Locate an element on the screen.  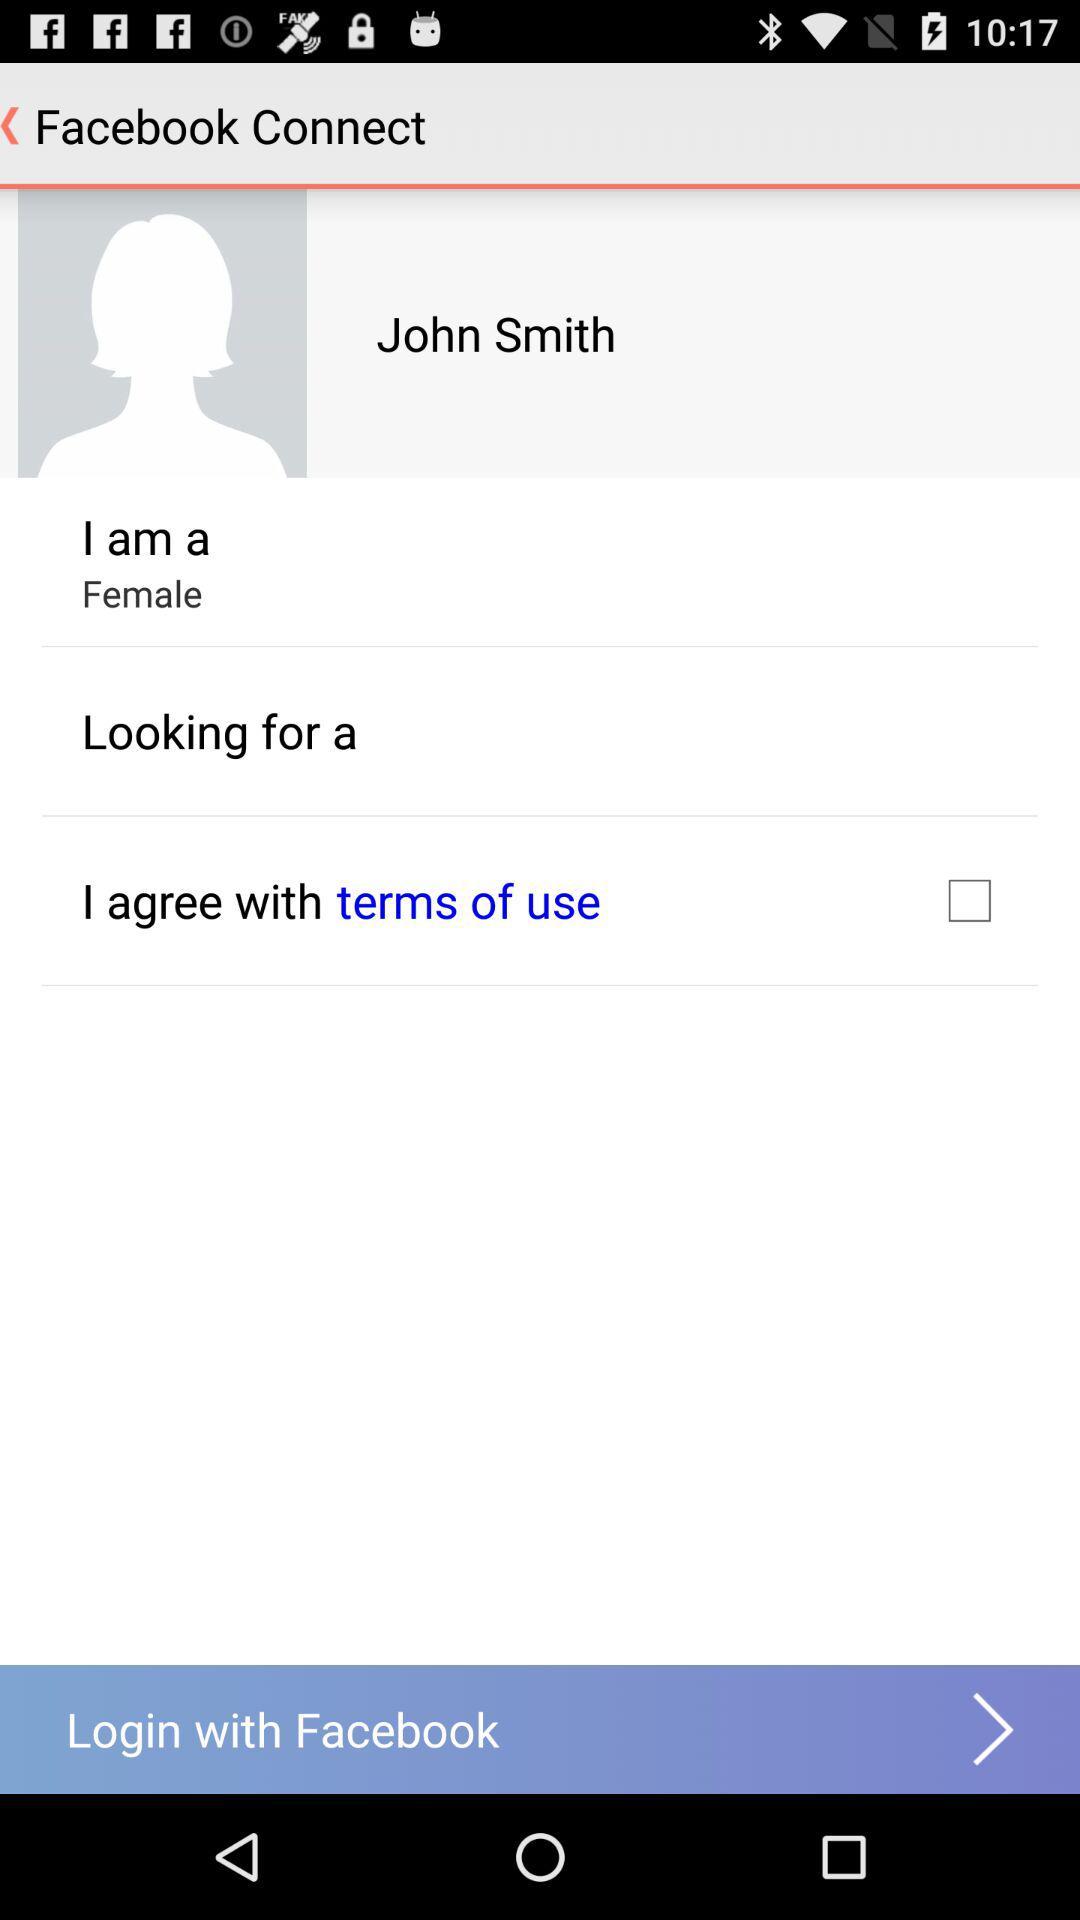
the icon on the right is located at coordinates (968, 899).